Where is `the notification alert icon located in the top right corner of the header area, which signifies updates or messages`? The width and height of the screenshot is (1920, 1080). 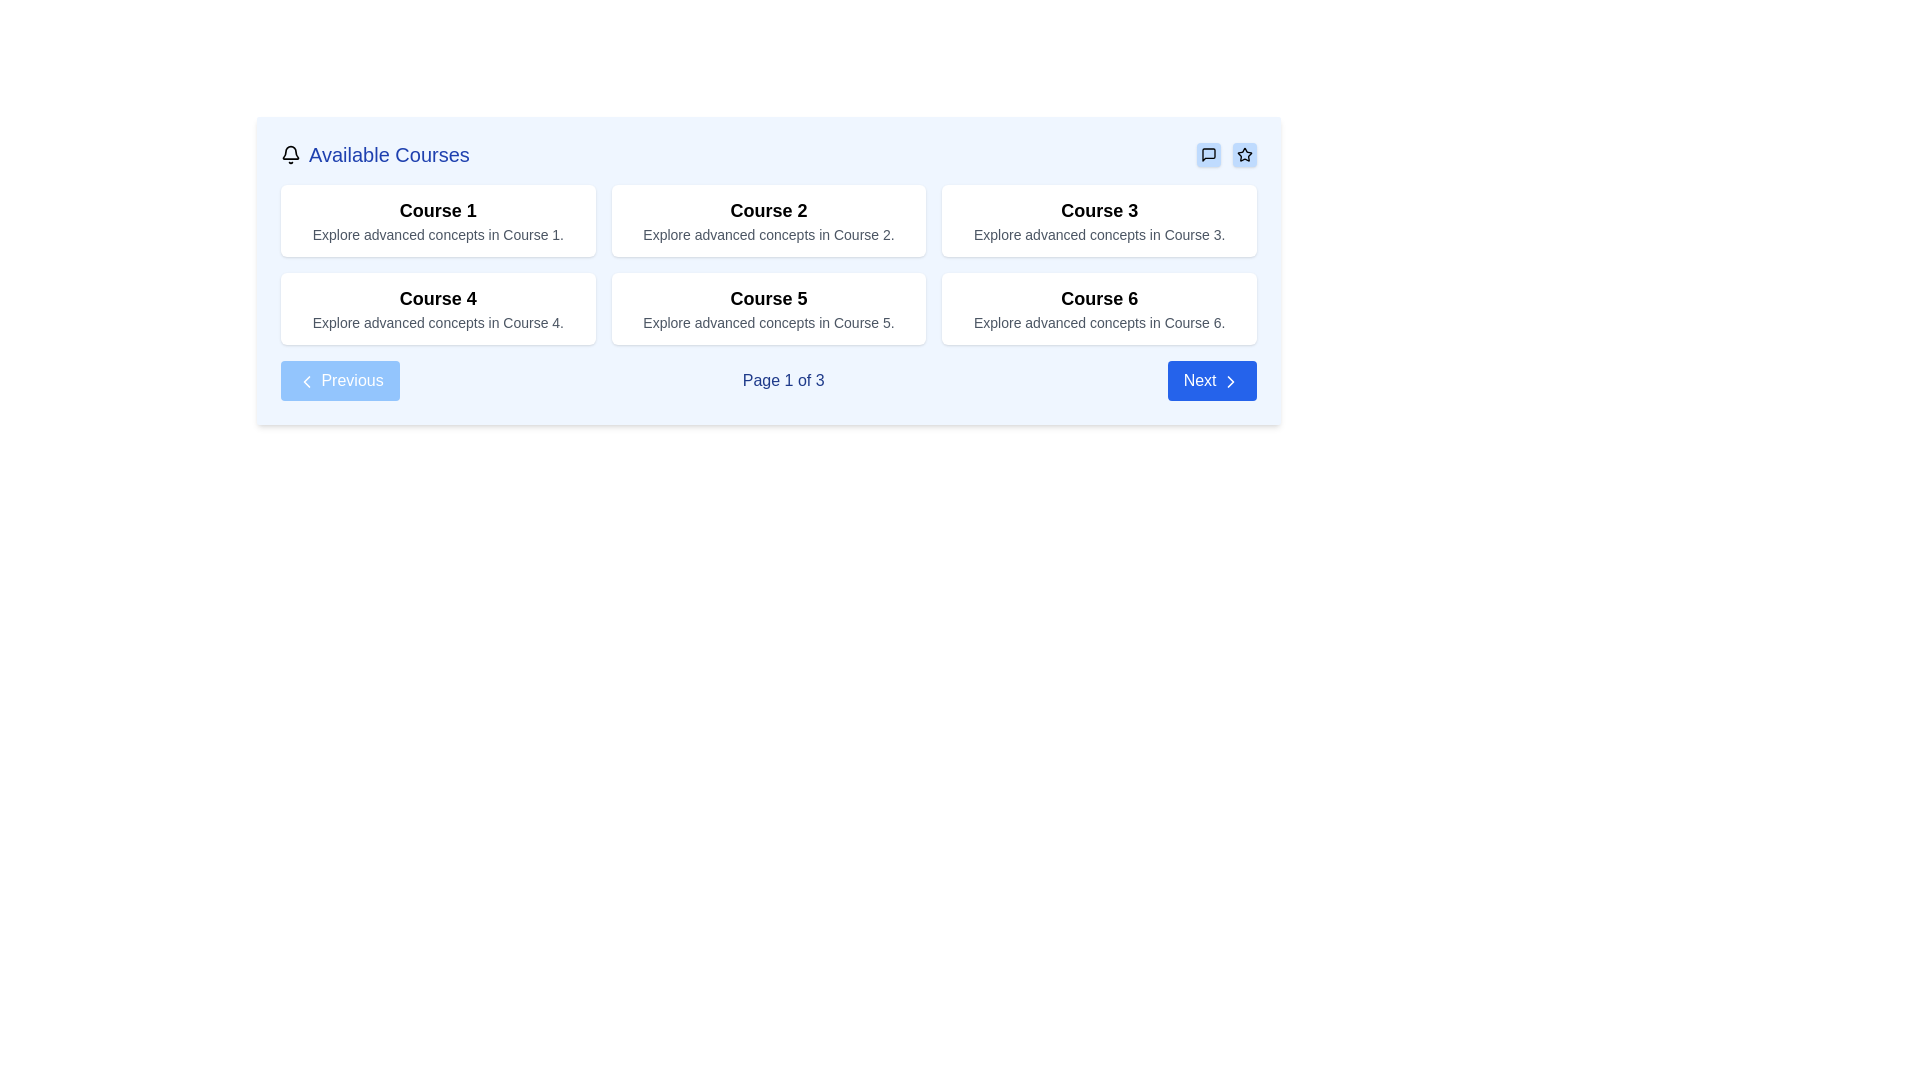 the notification alert icon located in the top right corner of the header area, which signifies updates or messages is located at coordinates (290, 151).